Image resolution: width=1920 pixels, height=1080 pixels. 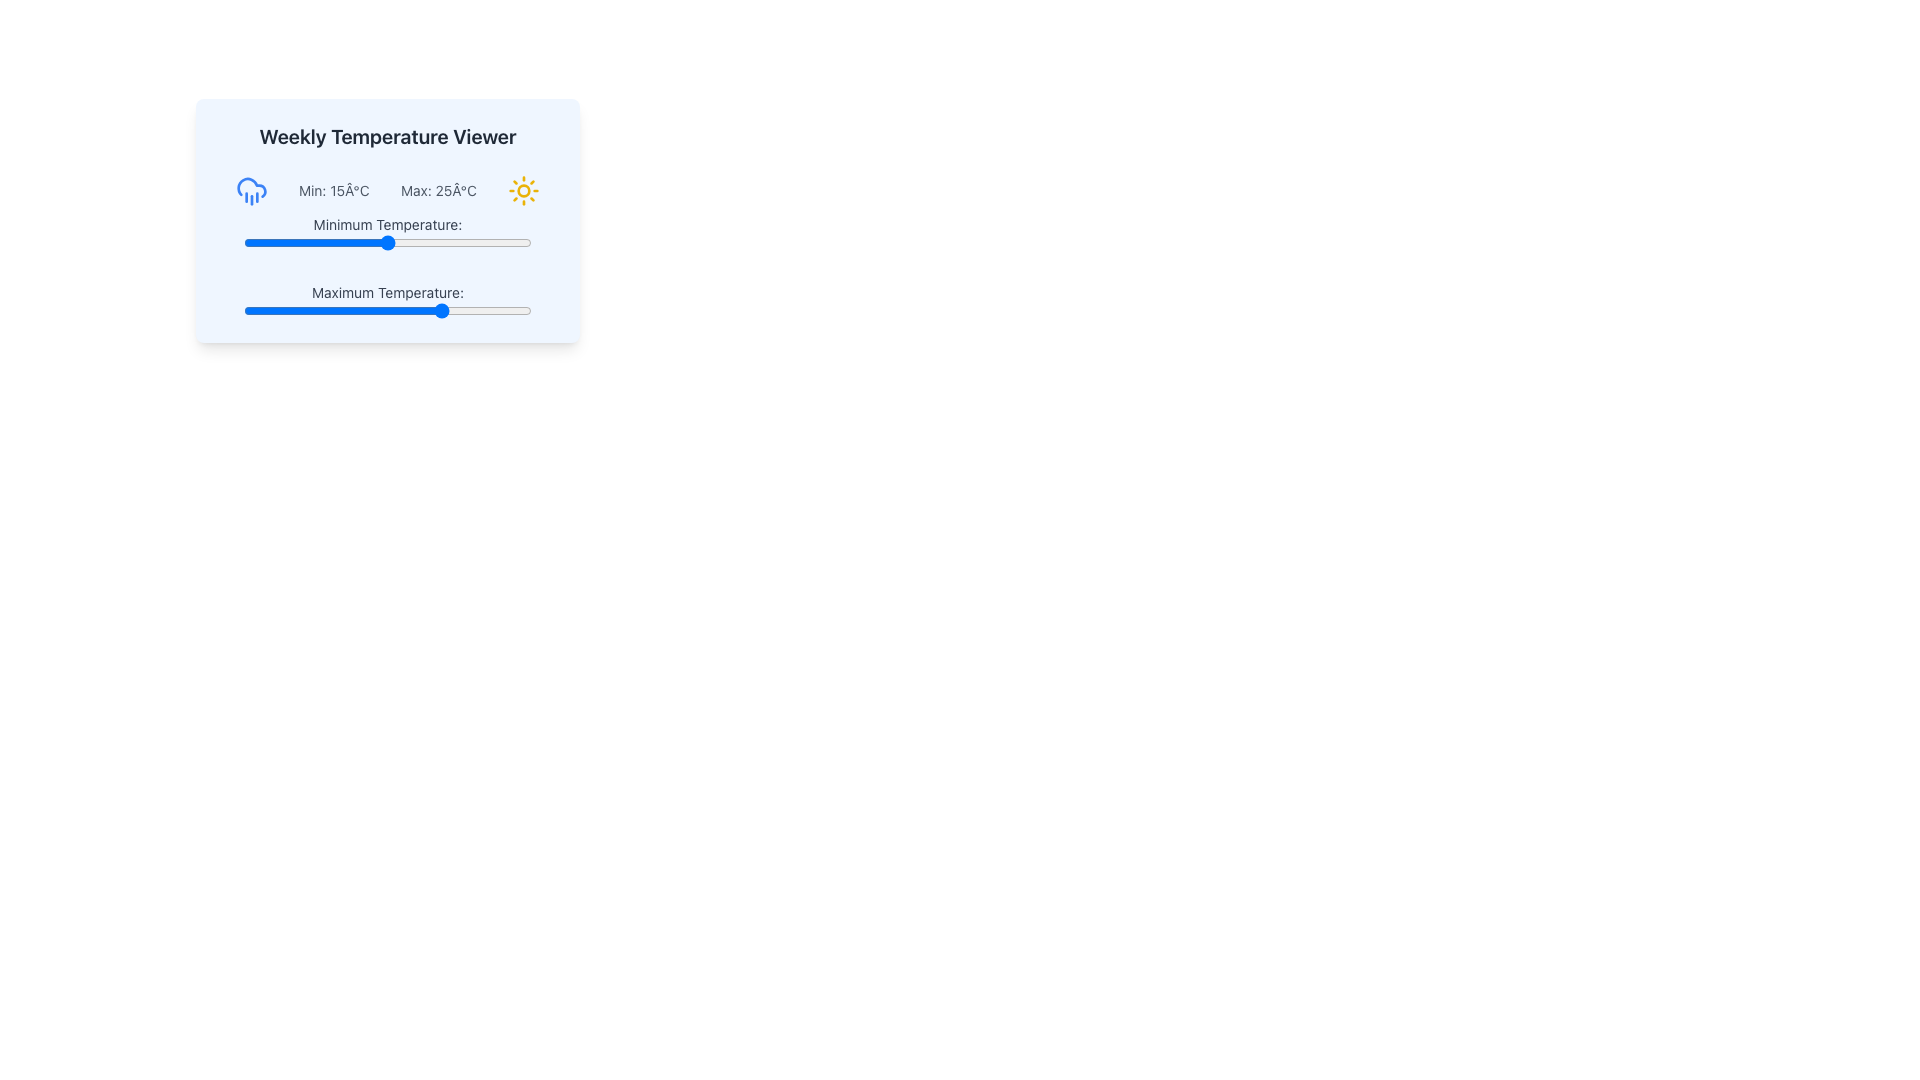 What do you see at coordinates (520, 242) in the screenshot?
I see `the minimum temperature` at bounding box center [520, 242].